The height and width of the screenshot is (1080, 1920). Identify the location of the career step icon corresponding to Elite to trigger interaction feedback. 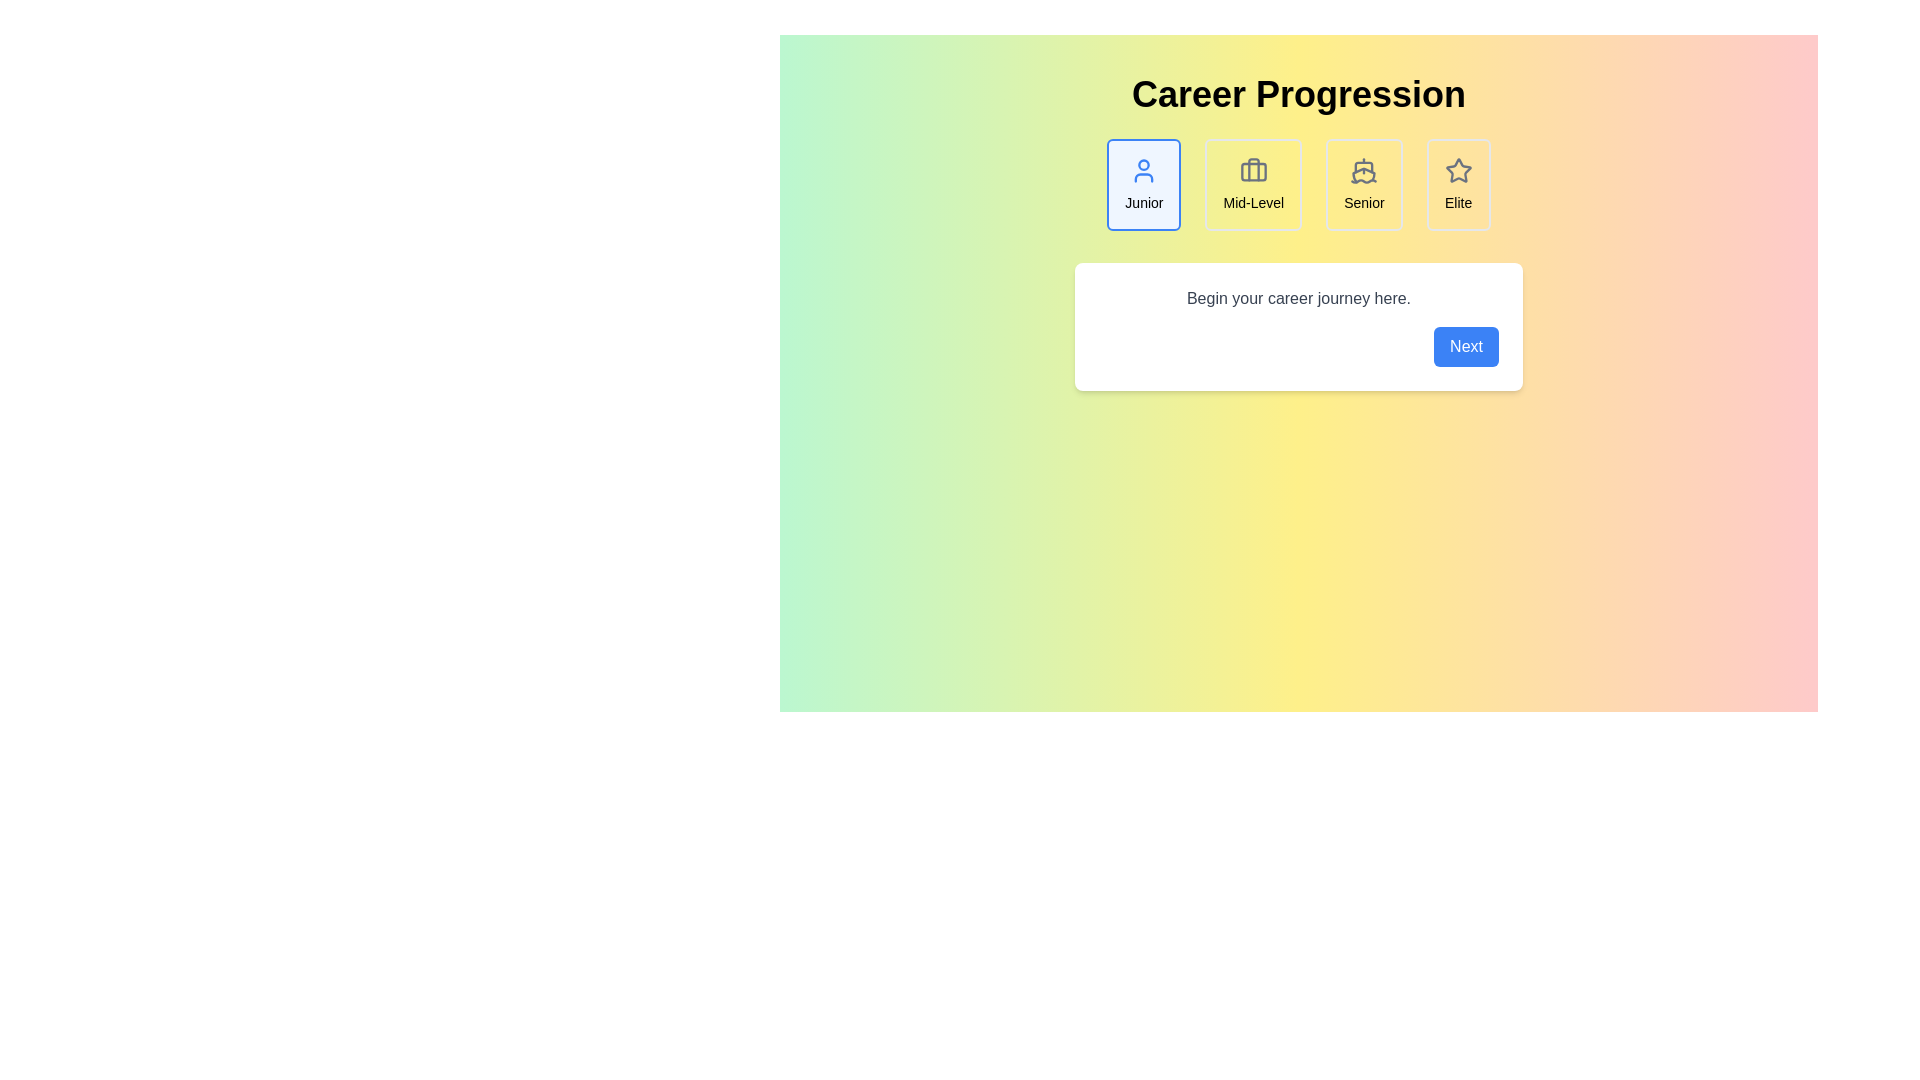
(1458, 185).